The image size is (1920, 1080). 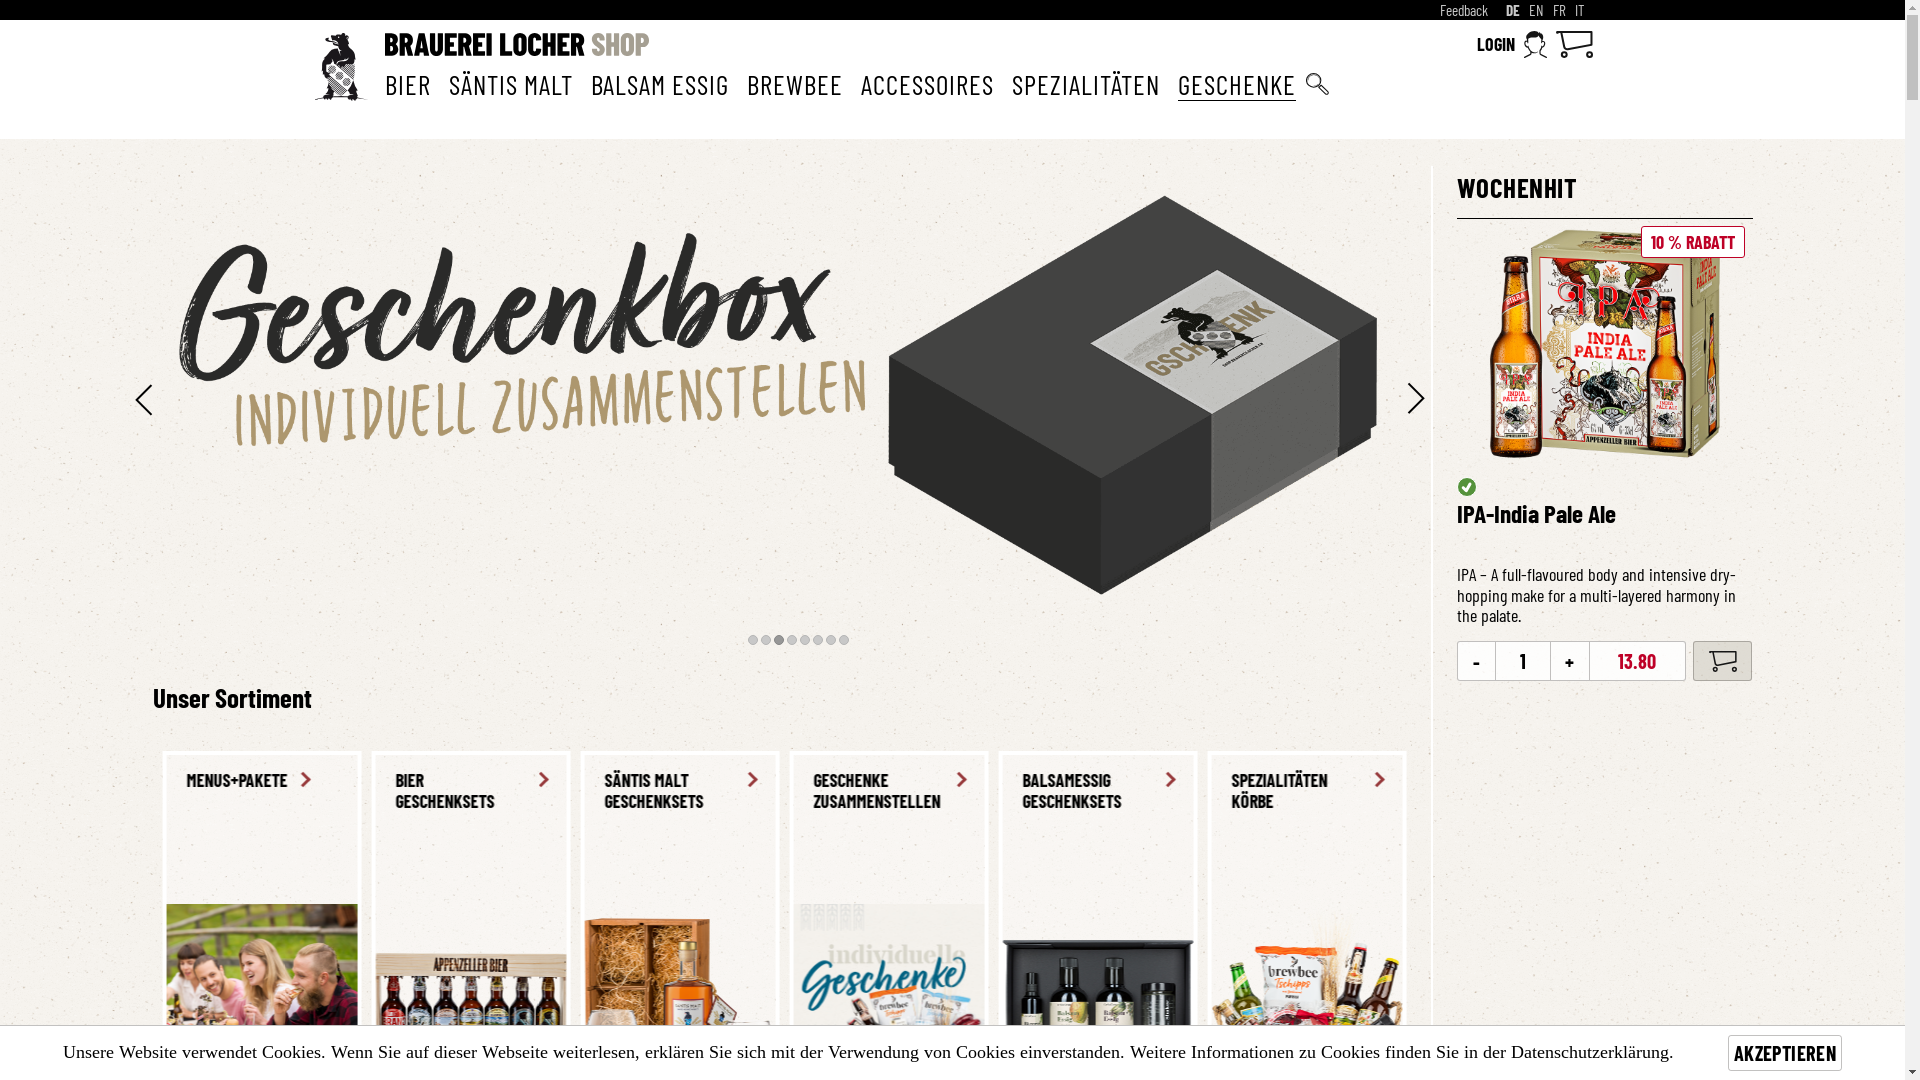 What do you see at coordinates (792, 83) in the screenshot?
I see `'BREWBEE'` at bounding box center [792, 83].